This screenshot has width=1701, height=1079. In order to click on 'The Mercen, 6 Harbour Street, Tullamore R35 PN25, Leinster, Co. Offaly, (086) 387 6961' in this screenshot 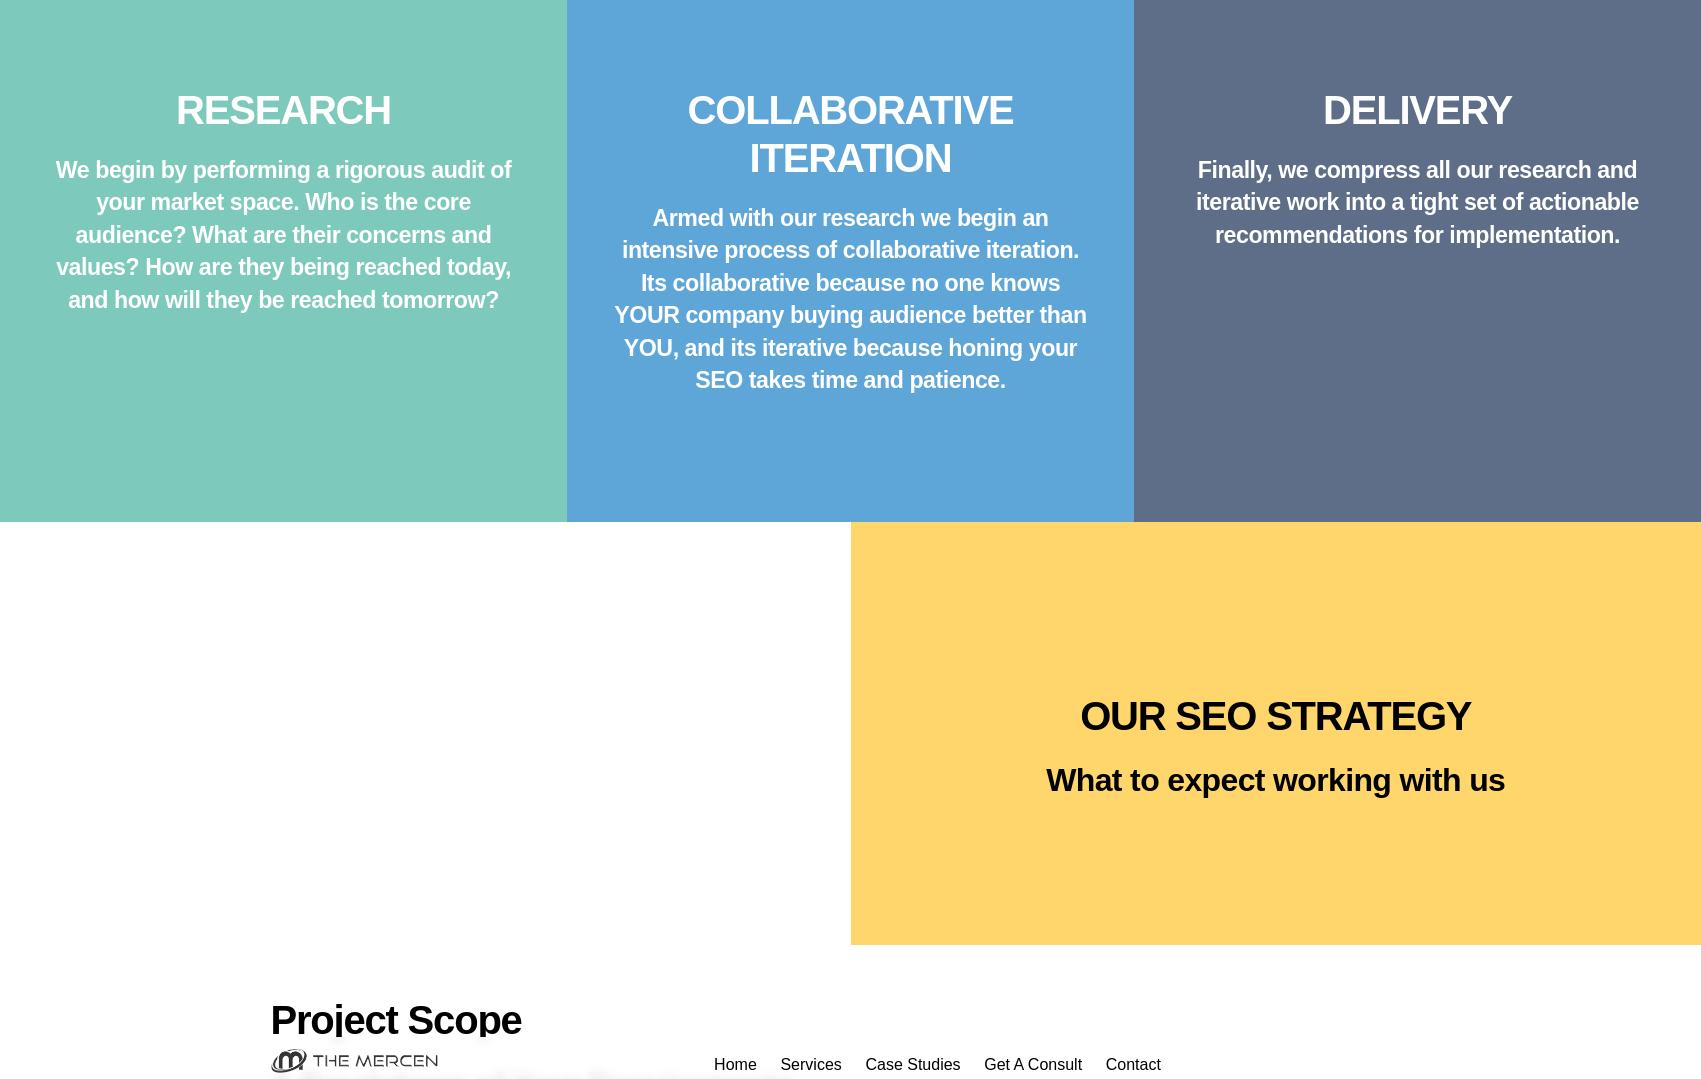, I will do `click(849, 827)`.